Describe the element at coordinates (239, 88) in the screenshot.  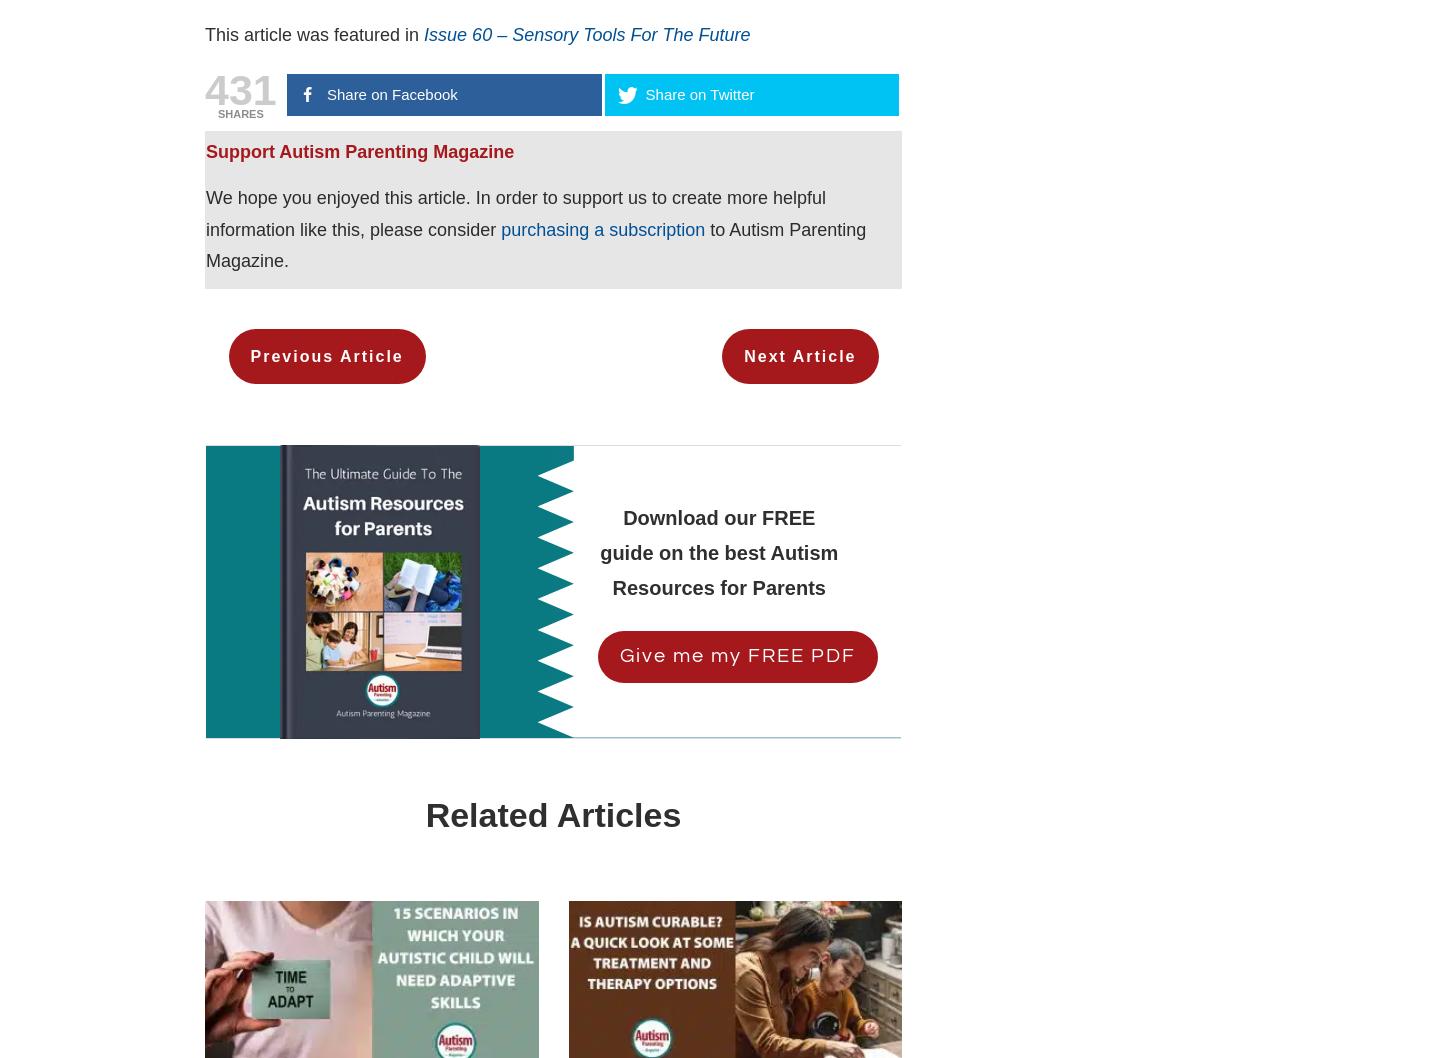
I see `'431'` at that location.